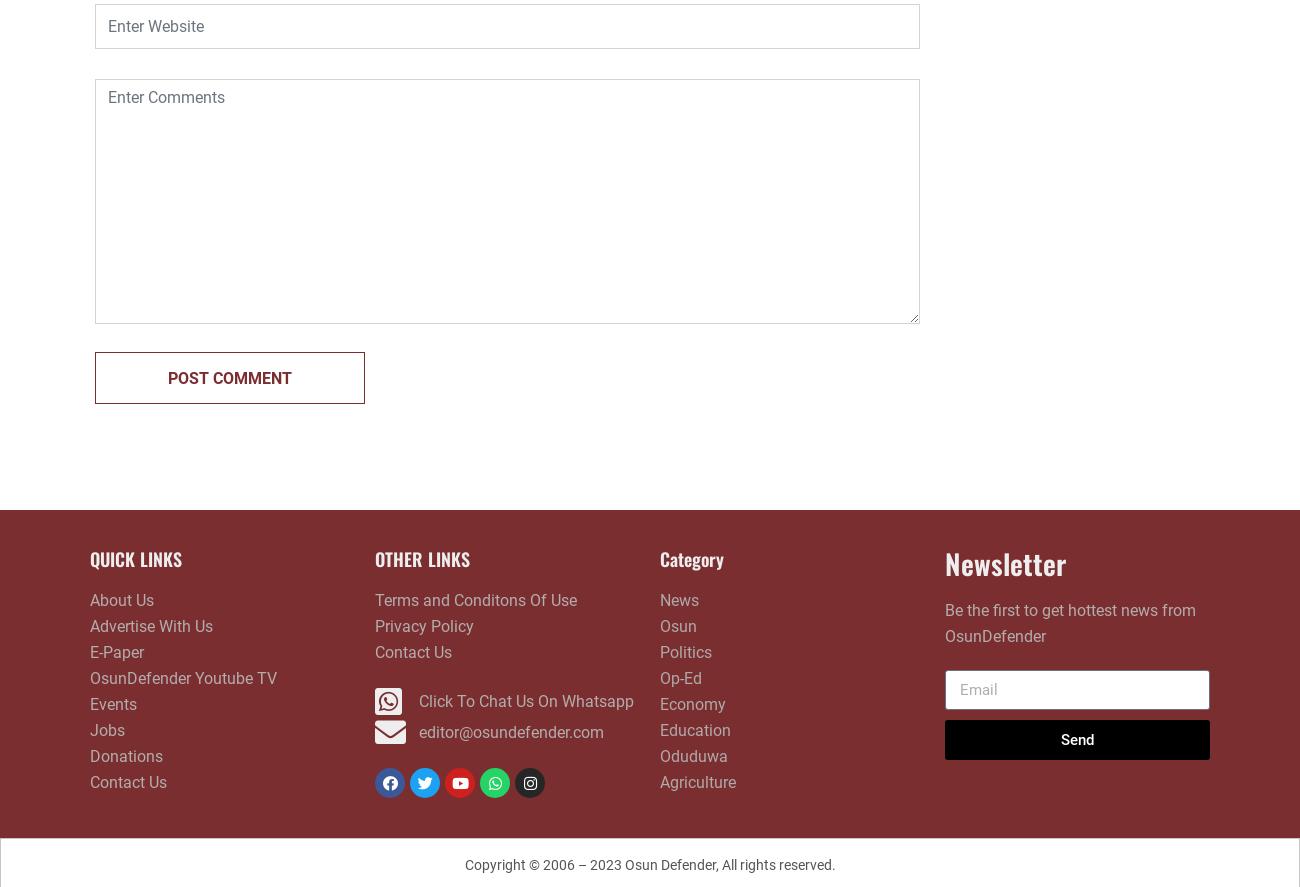 The width and height of the screenshot is (1300, 887). I want to click on 'Send', so click(1077, 738).